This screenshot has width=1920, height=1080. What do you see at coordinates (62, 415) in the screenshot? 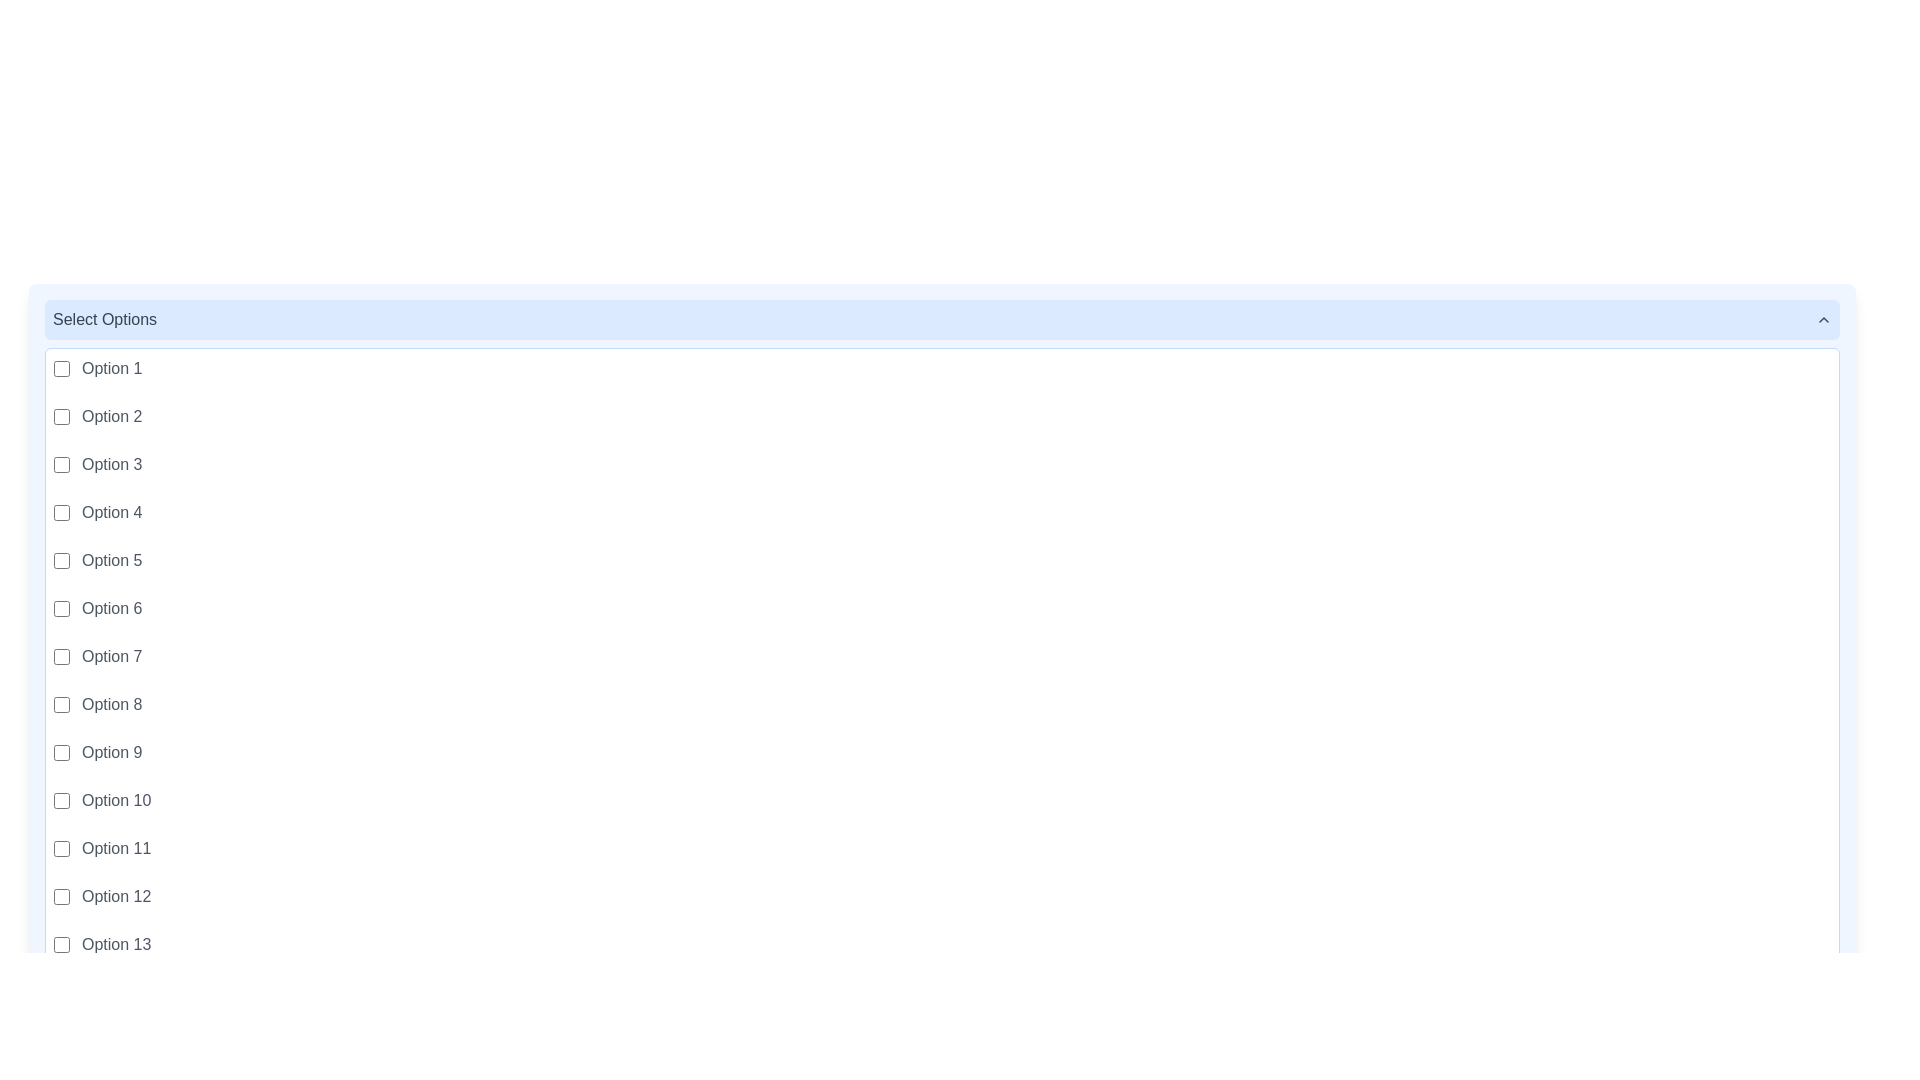
I see `the second checkbox labeled 'Option 2' in the vertical list of options beneath 'Select Options'` at bounding box center [62, 415].